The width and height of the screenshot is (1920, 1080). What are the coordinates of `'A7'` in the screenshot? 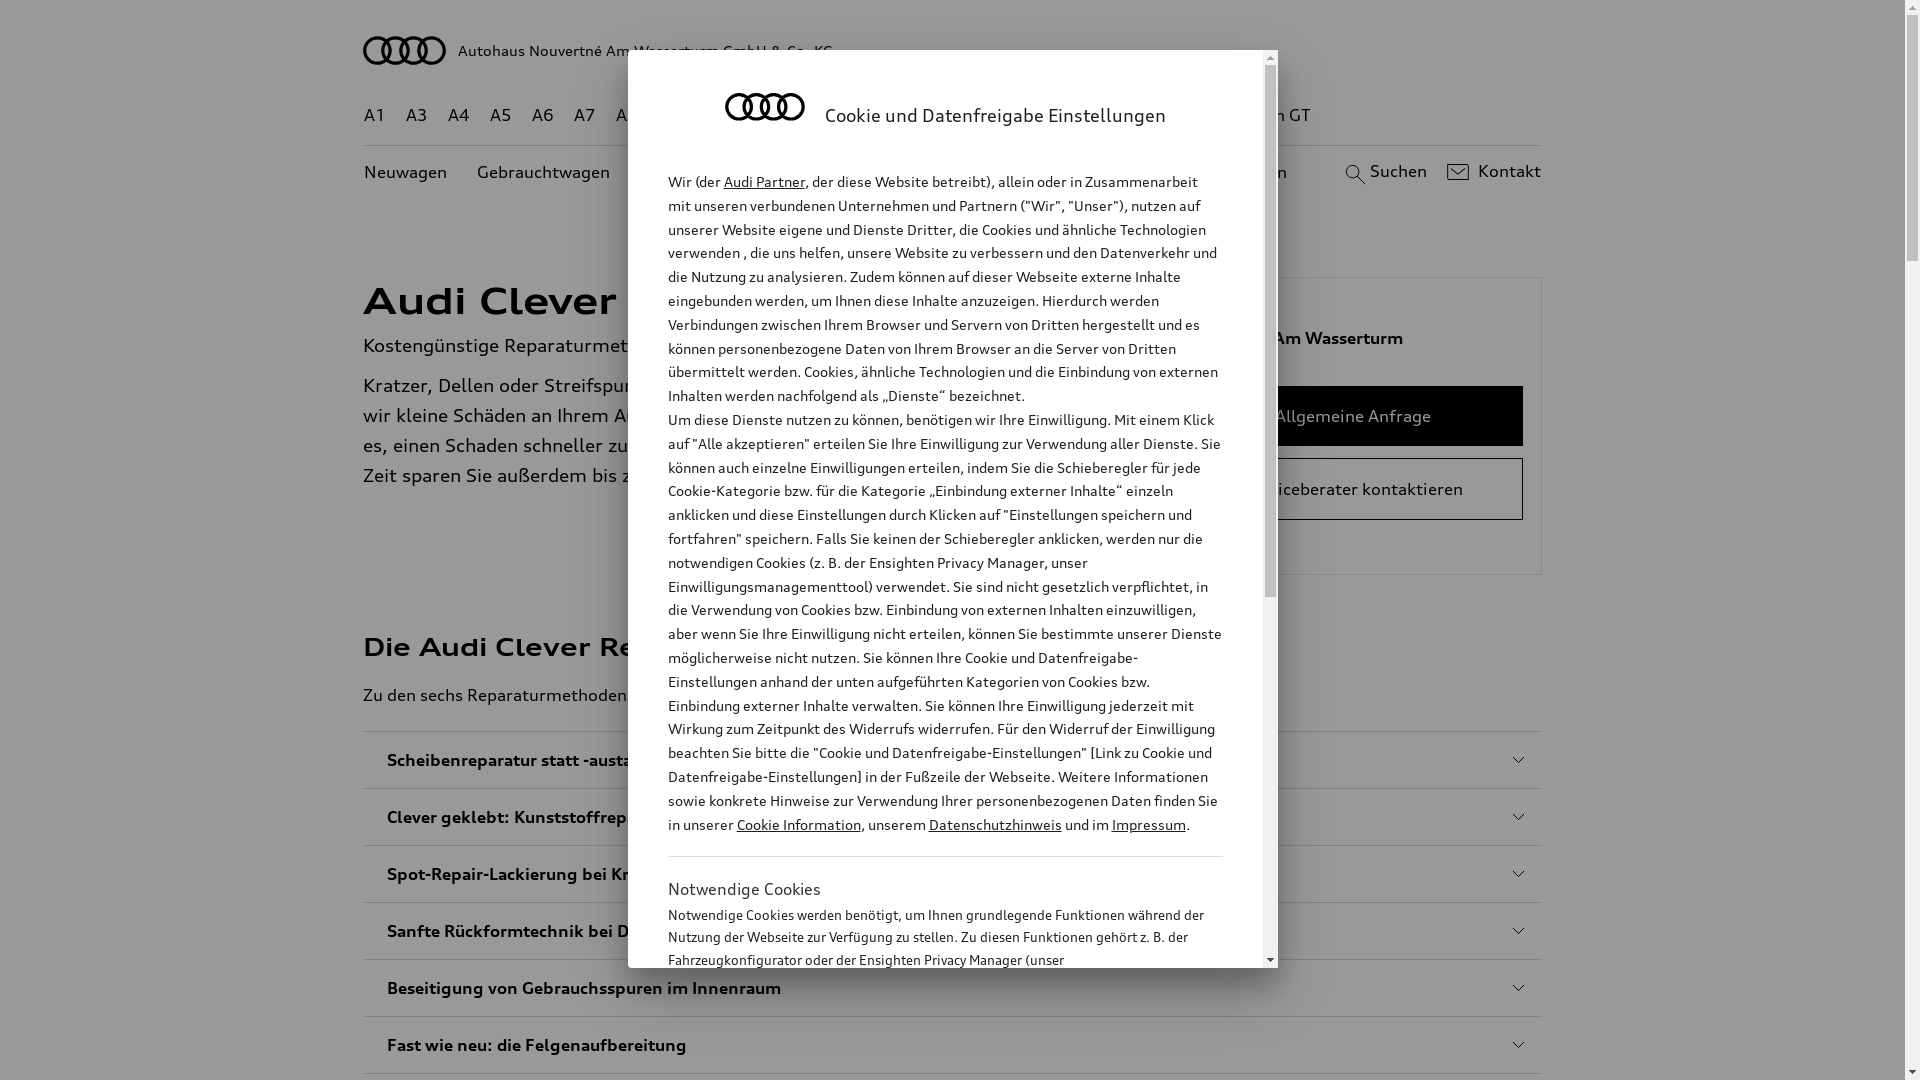 It's located at (584, 115).